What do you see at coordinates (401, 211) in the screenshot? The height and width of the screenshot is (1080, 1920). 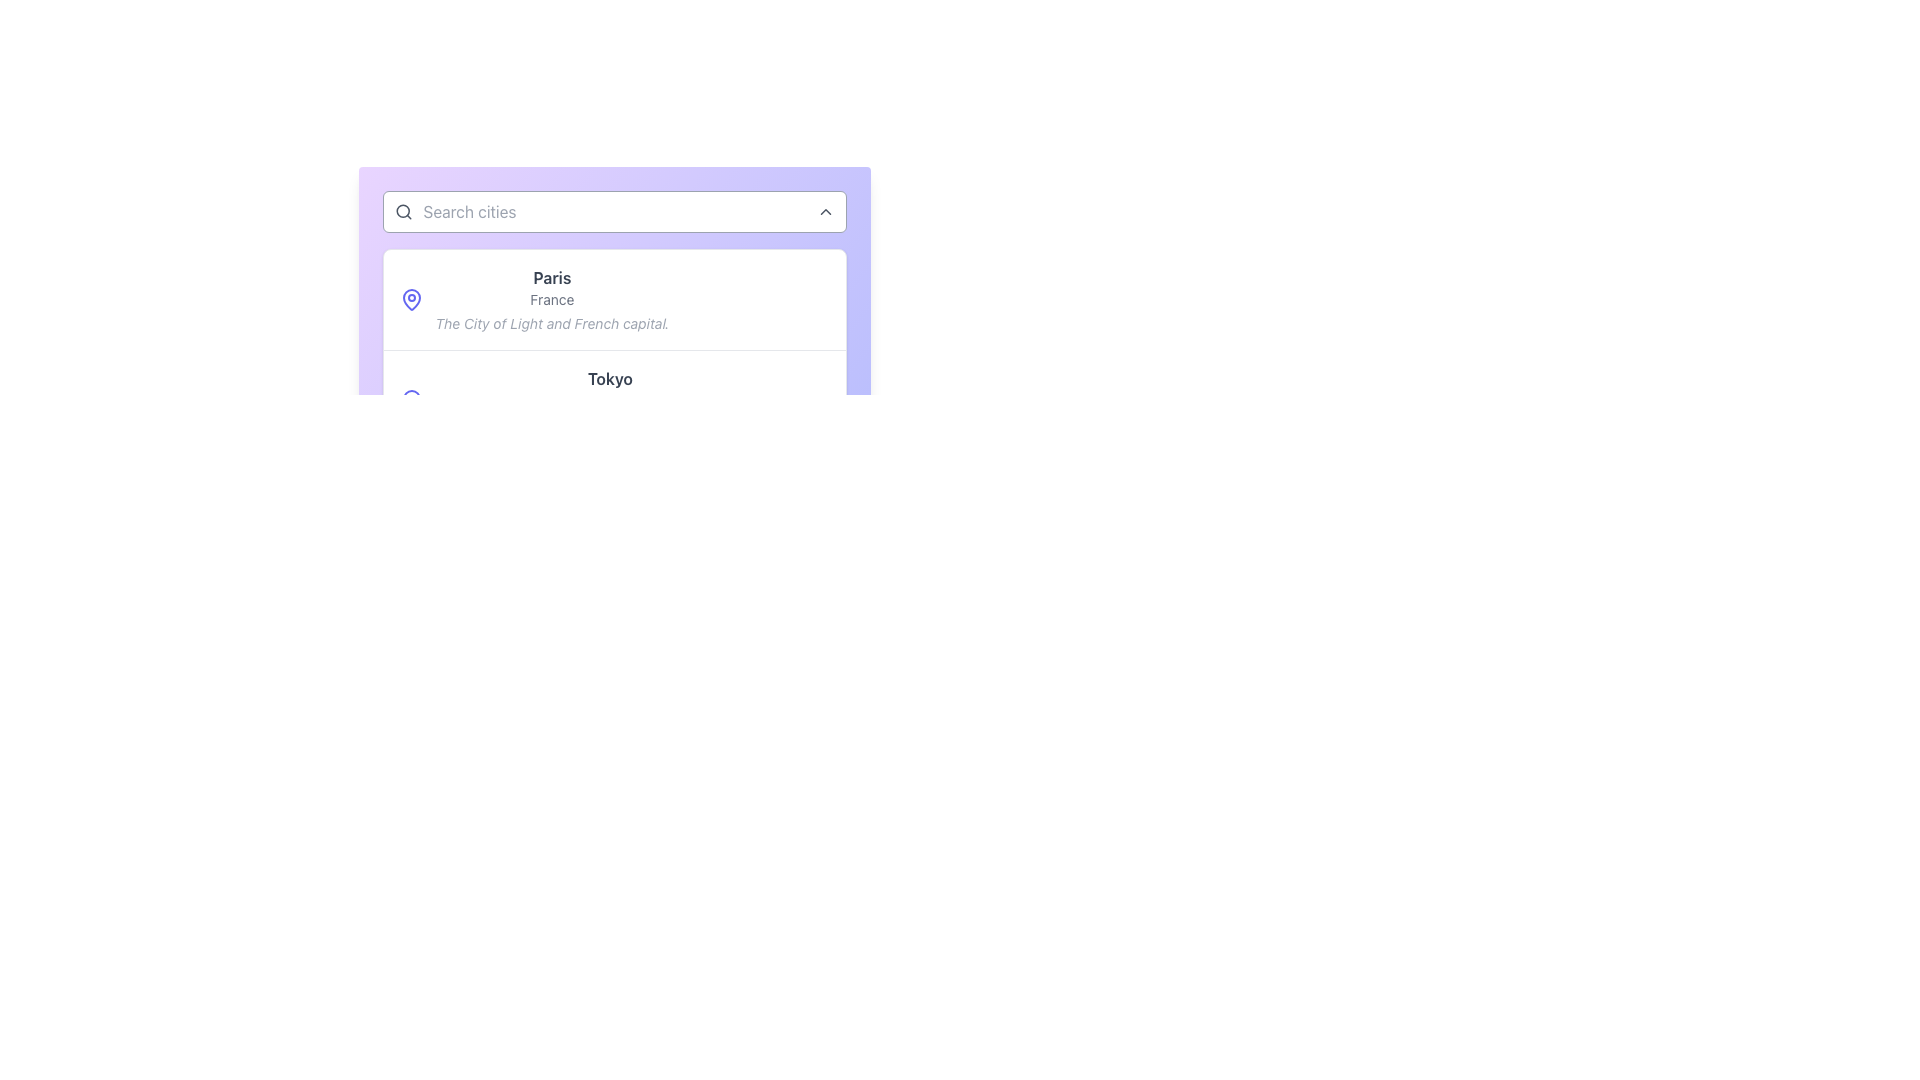 I see `the interactive SVG Circle icon located within the search icon to the left of the search input field` at bounding box center [401, 211].